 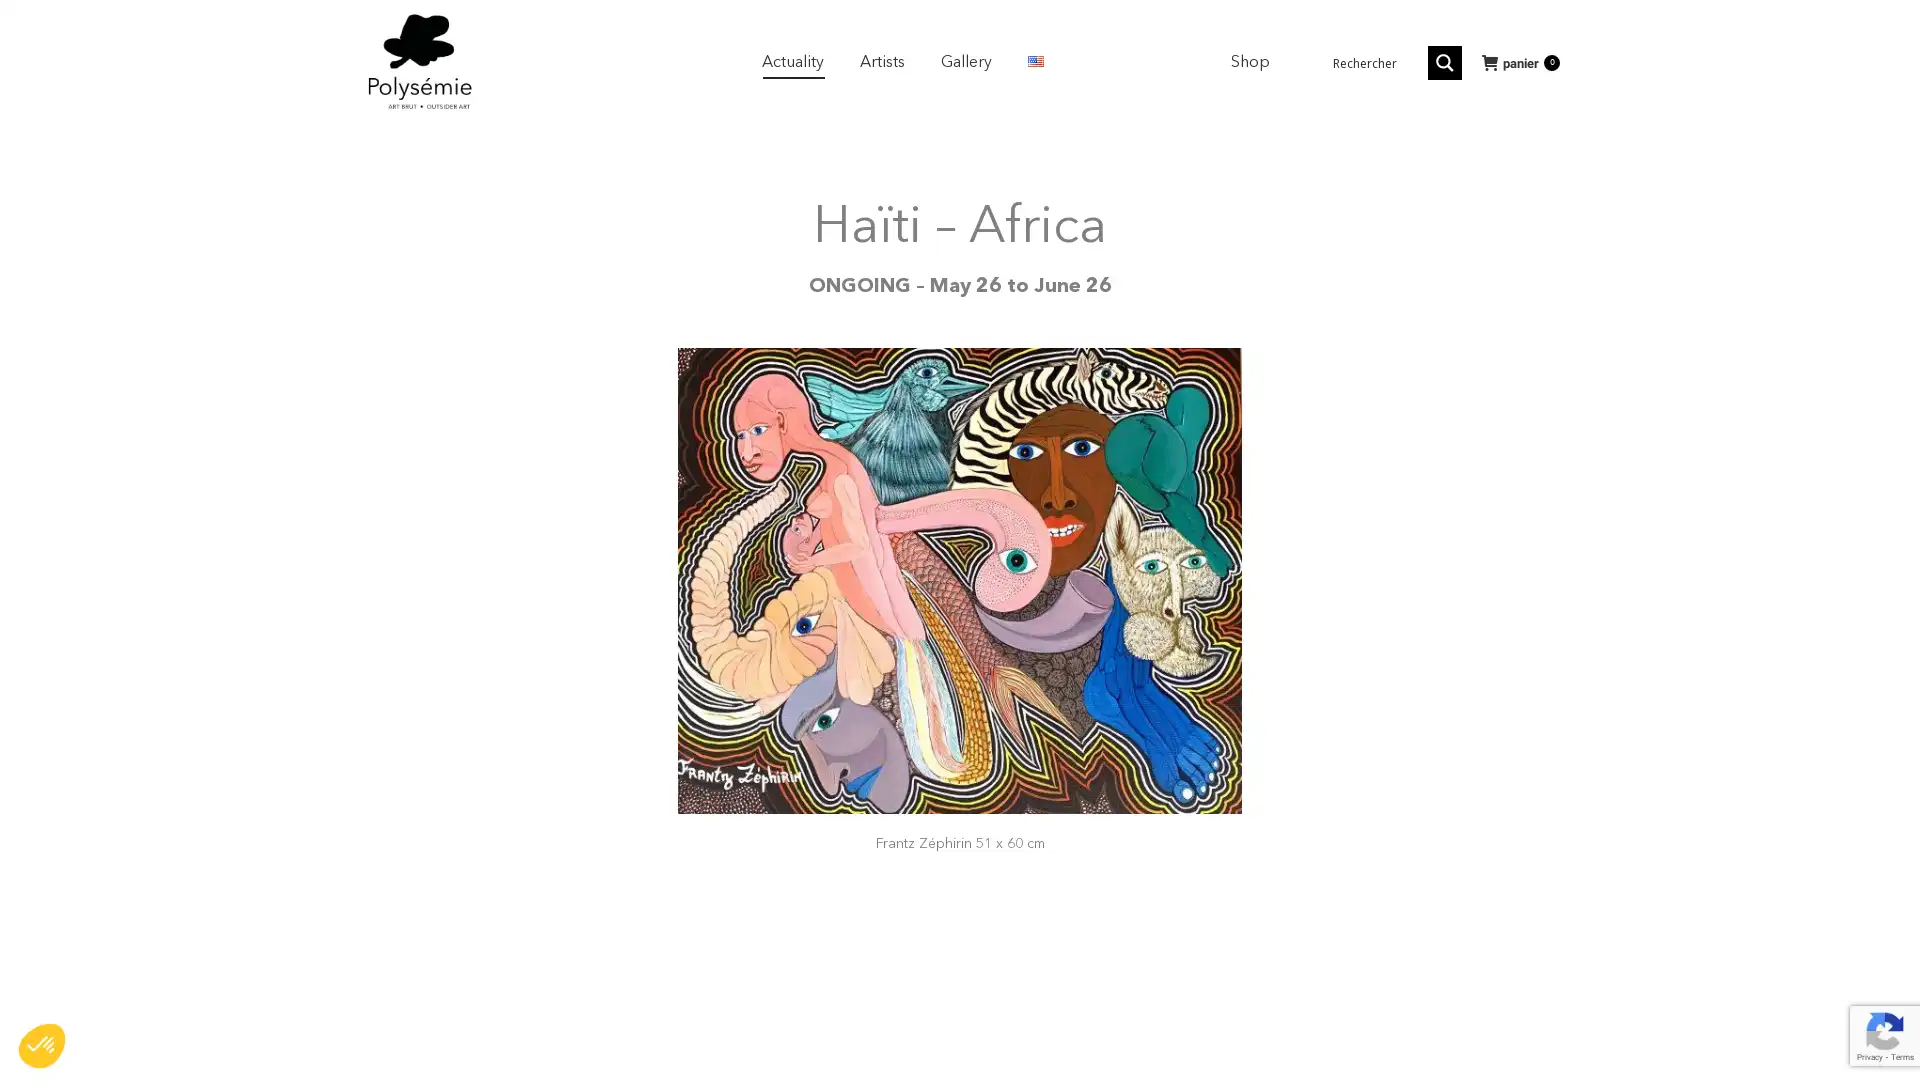 What do you see at coordinates (42, 1044) in the screenshot?
I see `Fermer` at bounding box center [42, 1044].